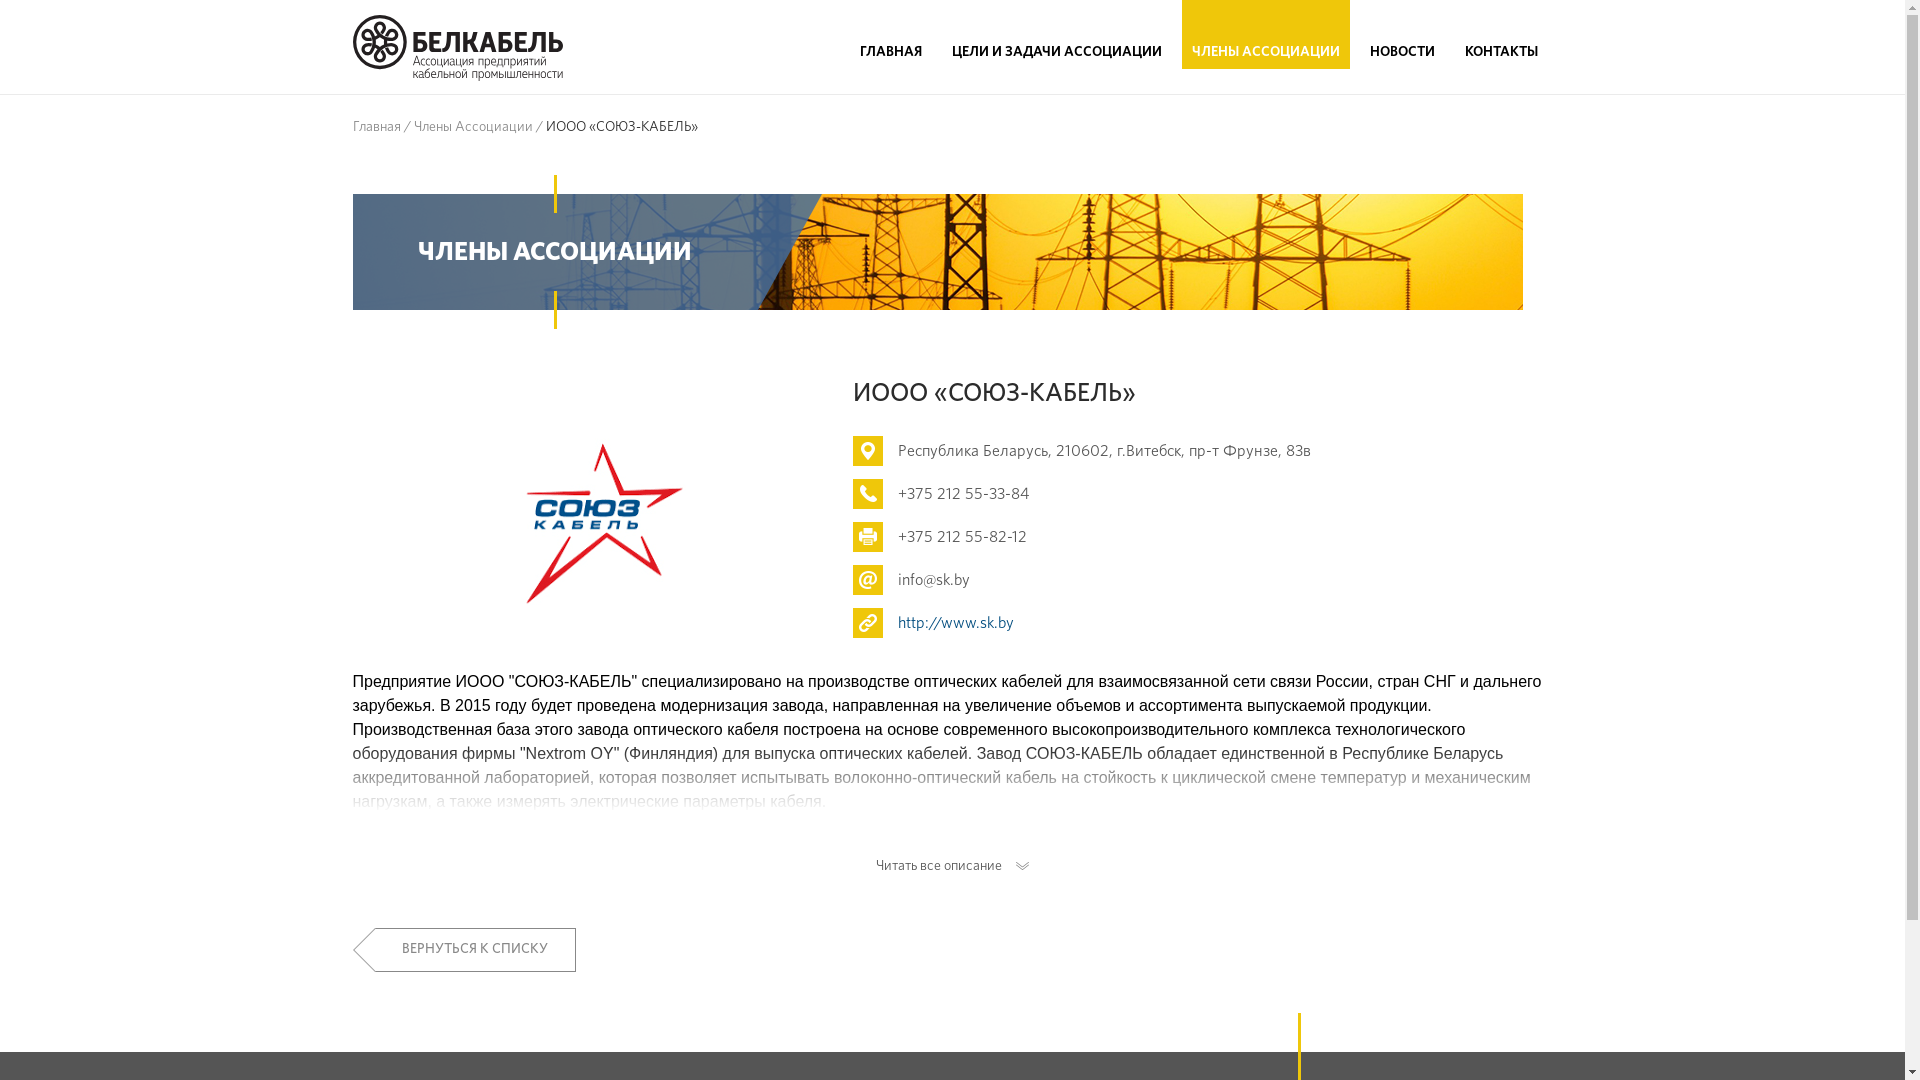  What do you see at coordinates (896, 622) in the screenshot?
I see `'http://www.sk.by'` at bounding box center [896, 622].